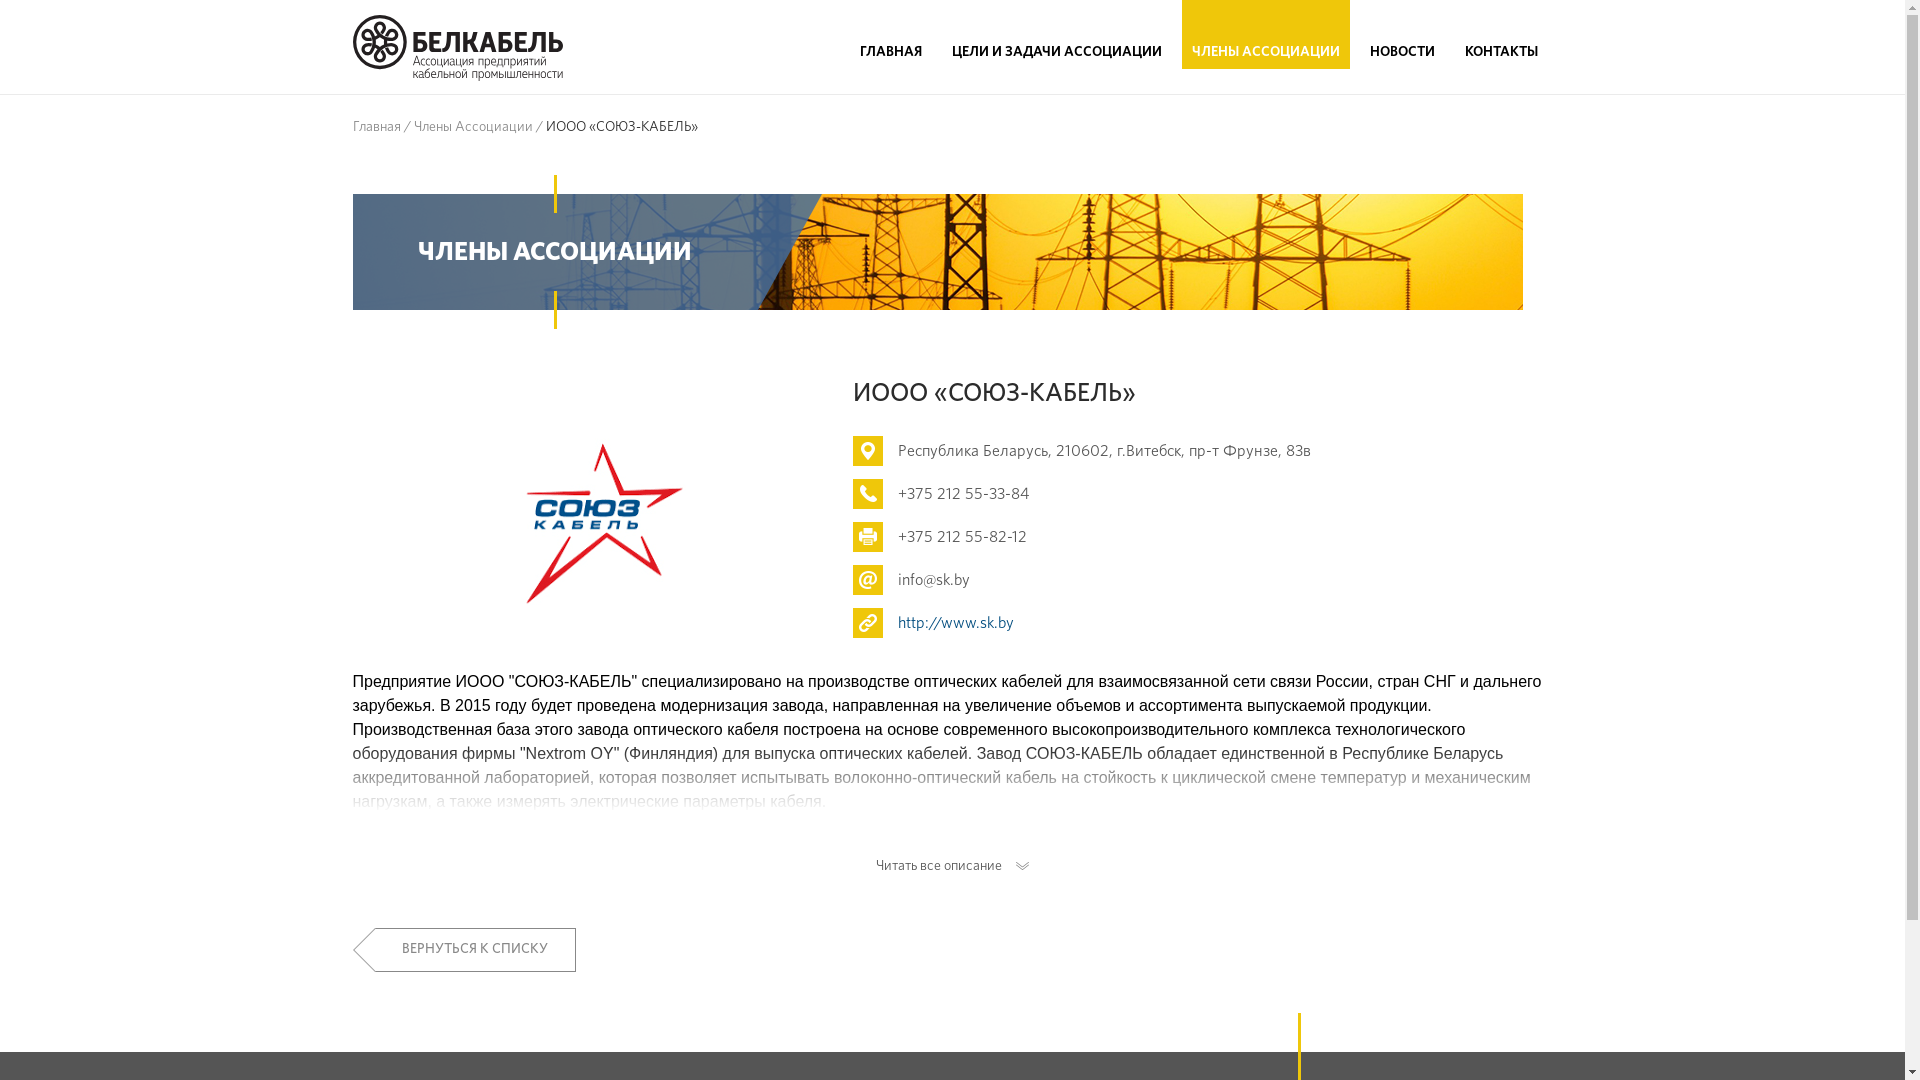  What do you see at coordinates (896, 622) in the screenshot?
I see `'http://www.sk.by'` at bounding box center [896, 622].